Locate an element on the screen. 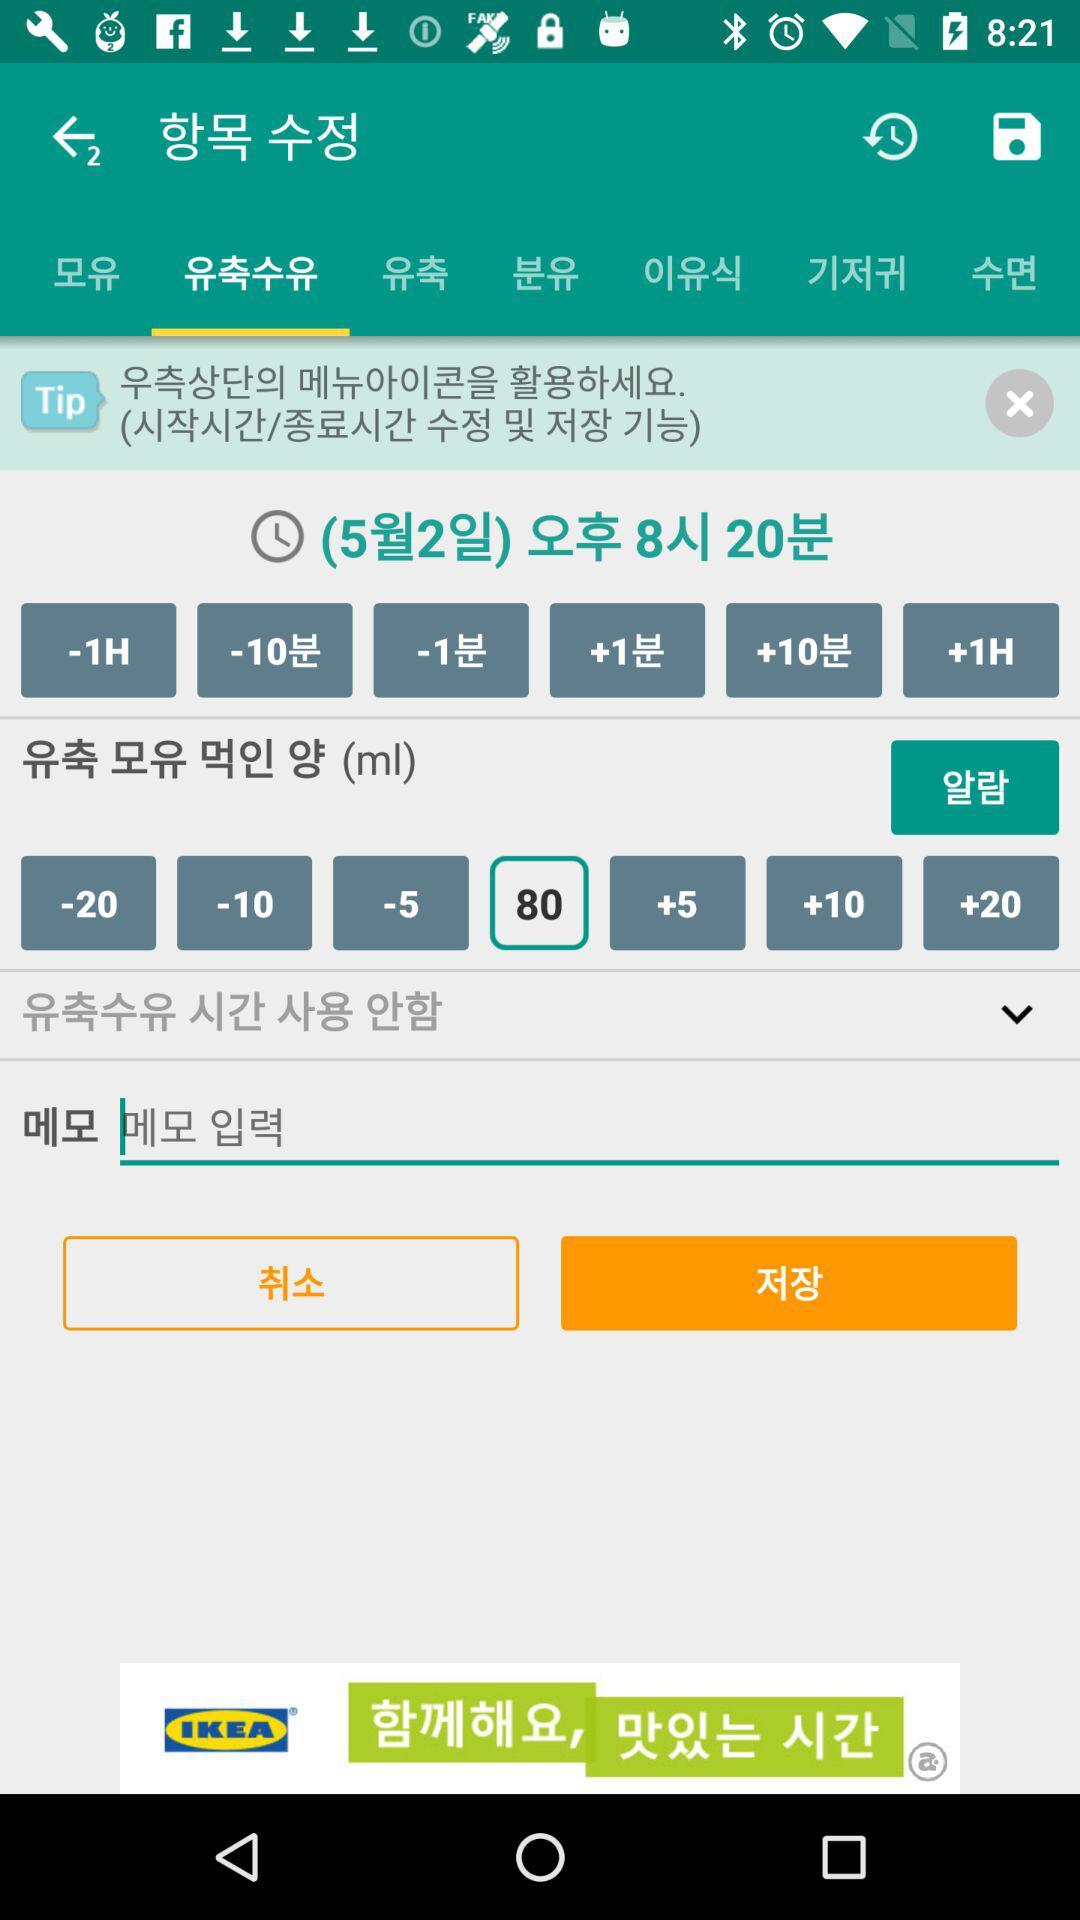 The image size is (1080, 1920). 10 which is at the right side of 20 is located at coordinates (243, 901).